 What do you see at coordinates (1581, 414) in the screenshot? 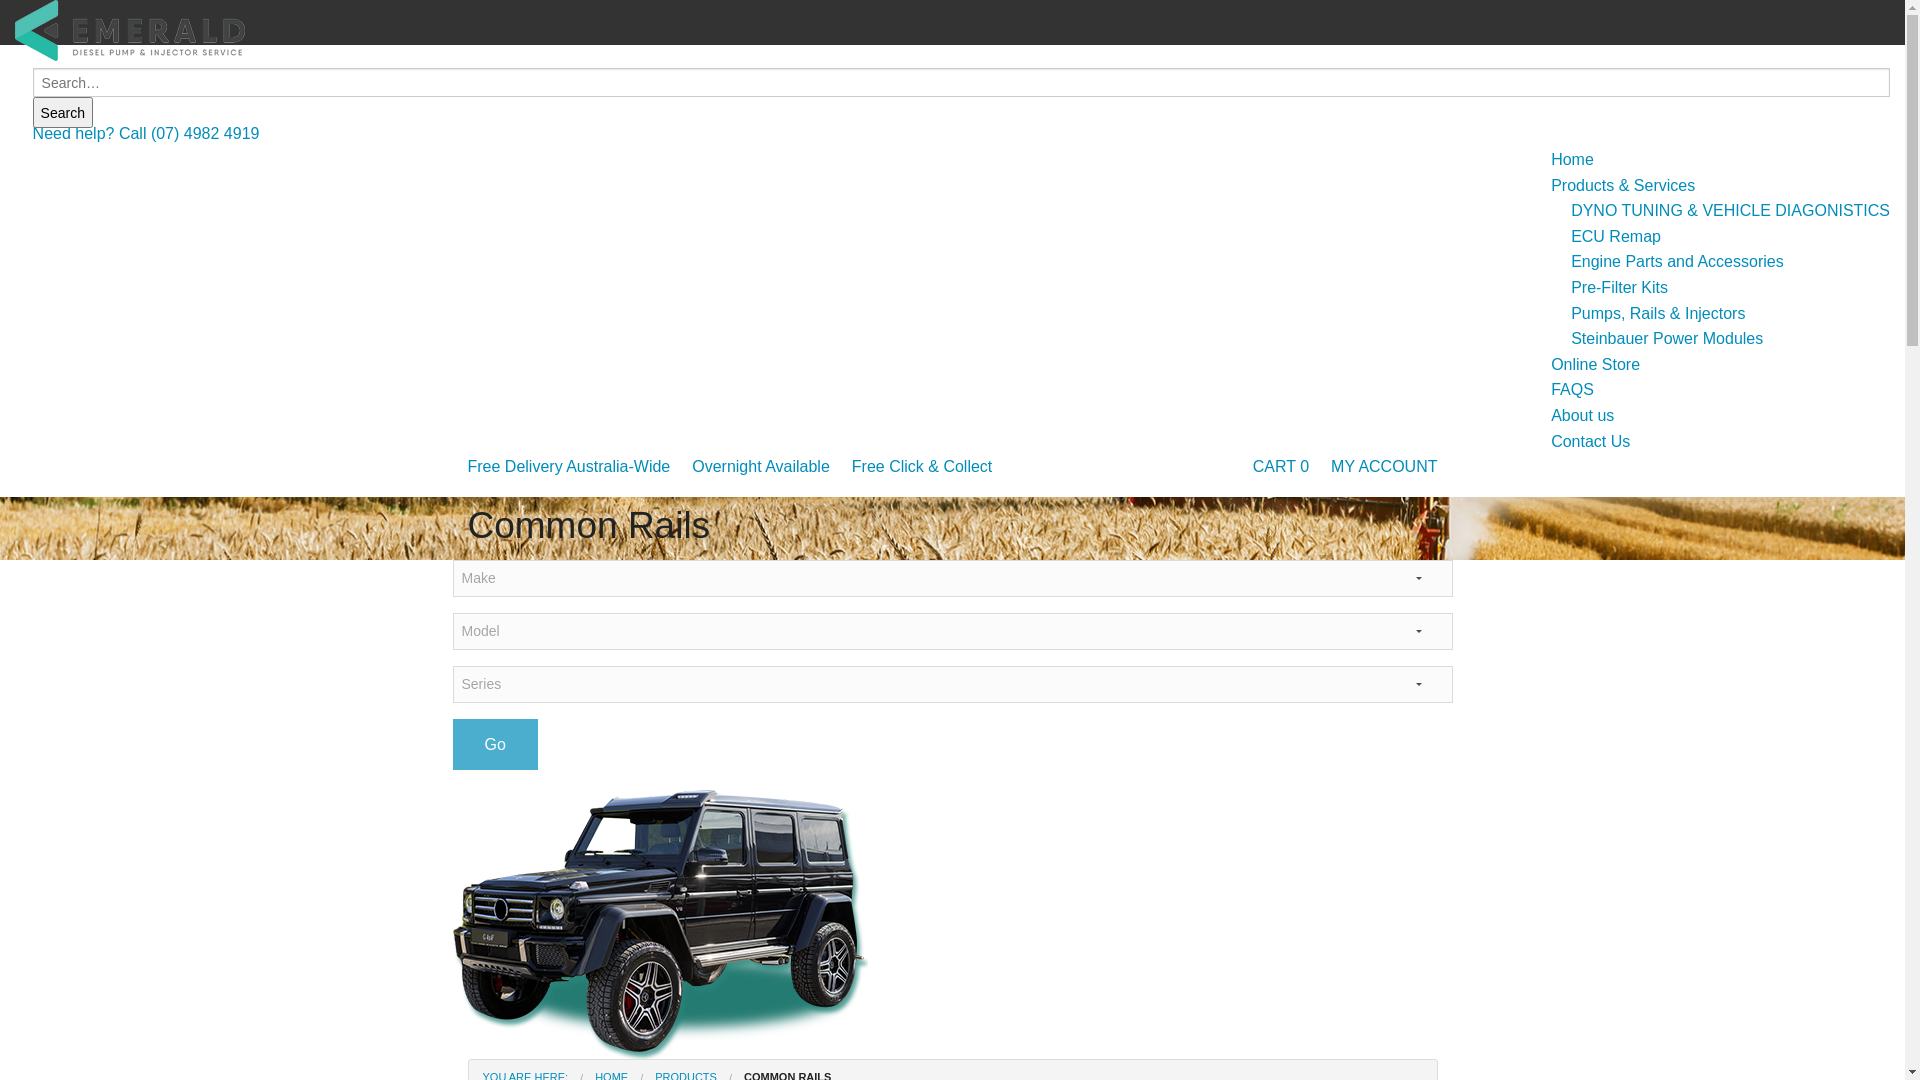
I see `'About us'` at bounding box center [1581, 414].